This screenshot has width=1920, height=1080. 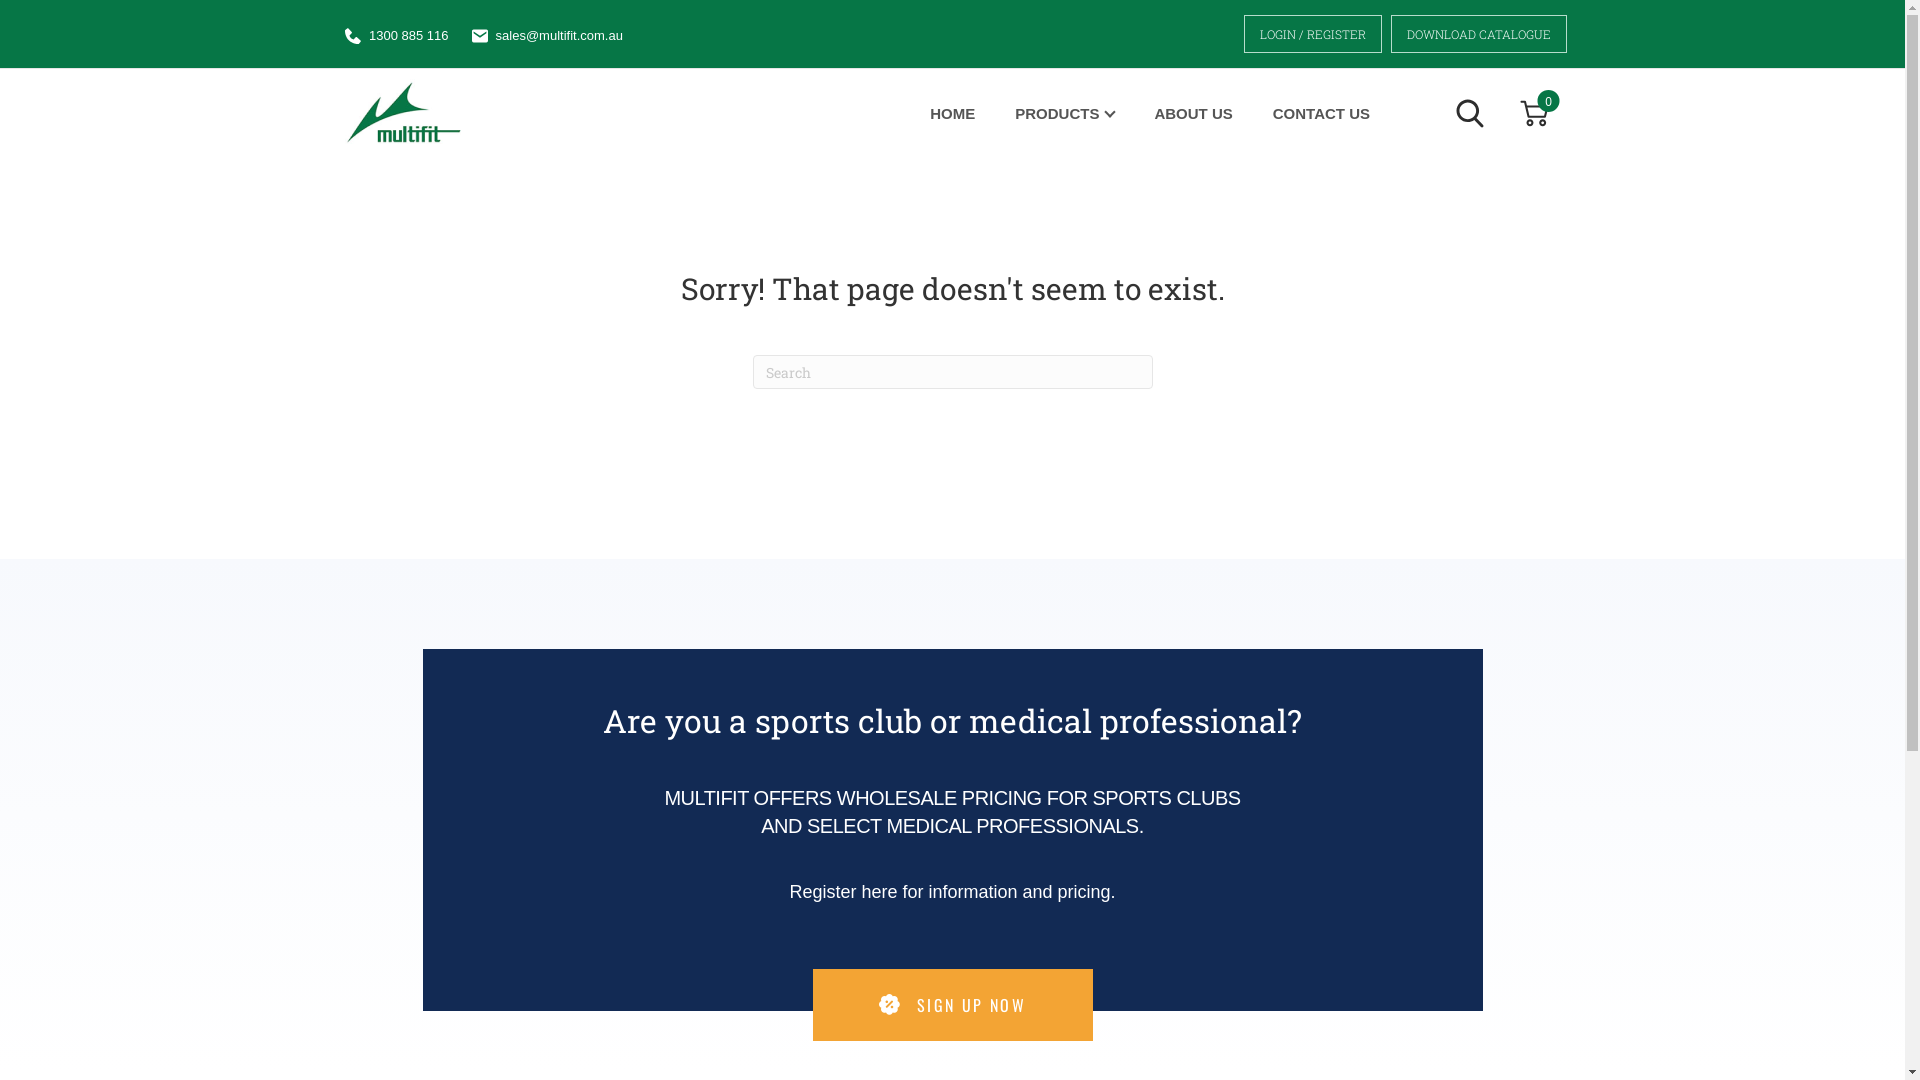 I want to click on '0', so click(x=1533, y=111).